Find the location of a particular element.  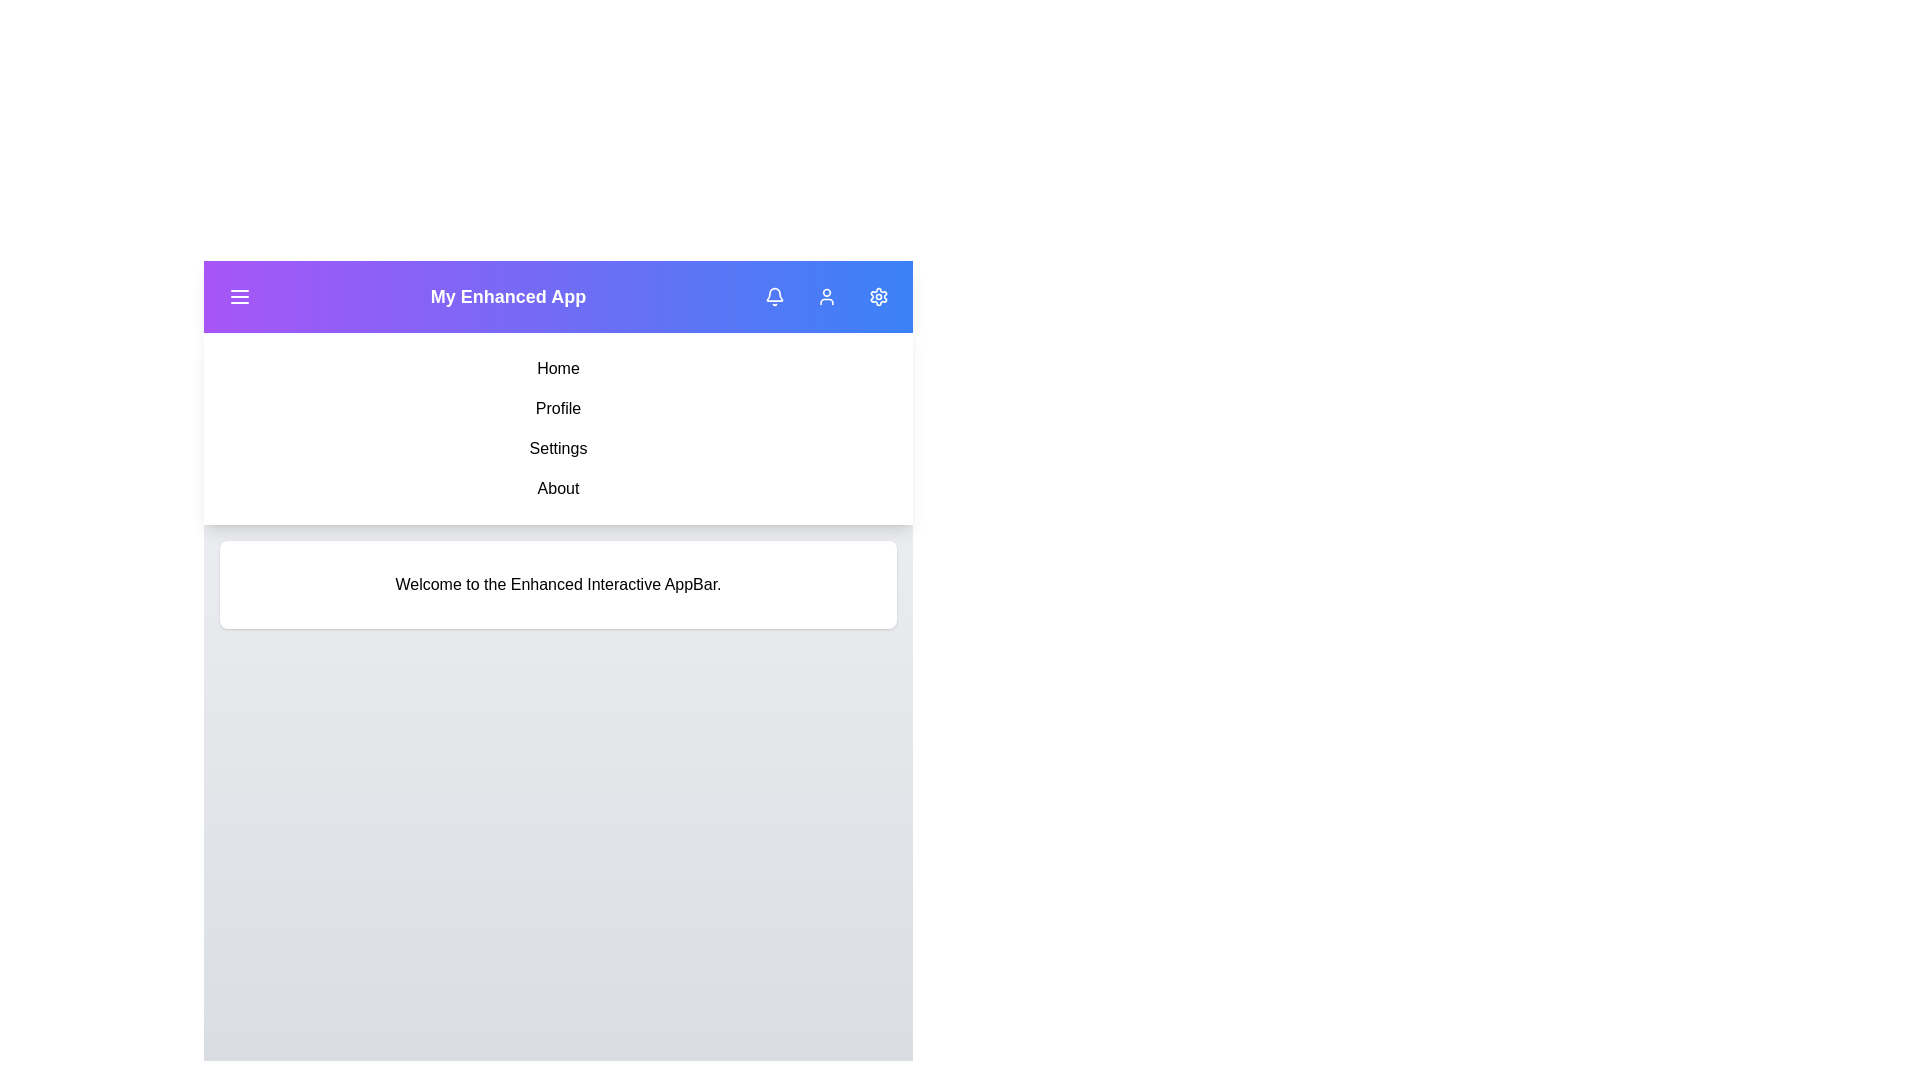

the User button in the top-right corner of the app bar is located at coordinates (826, 297).